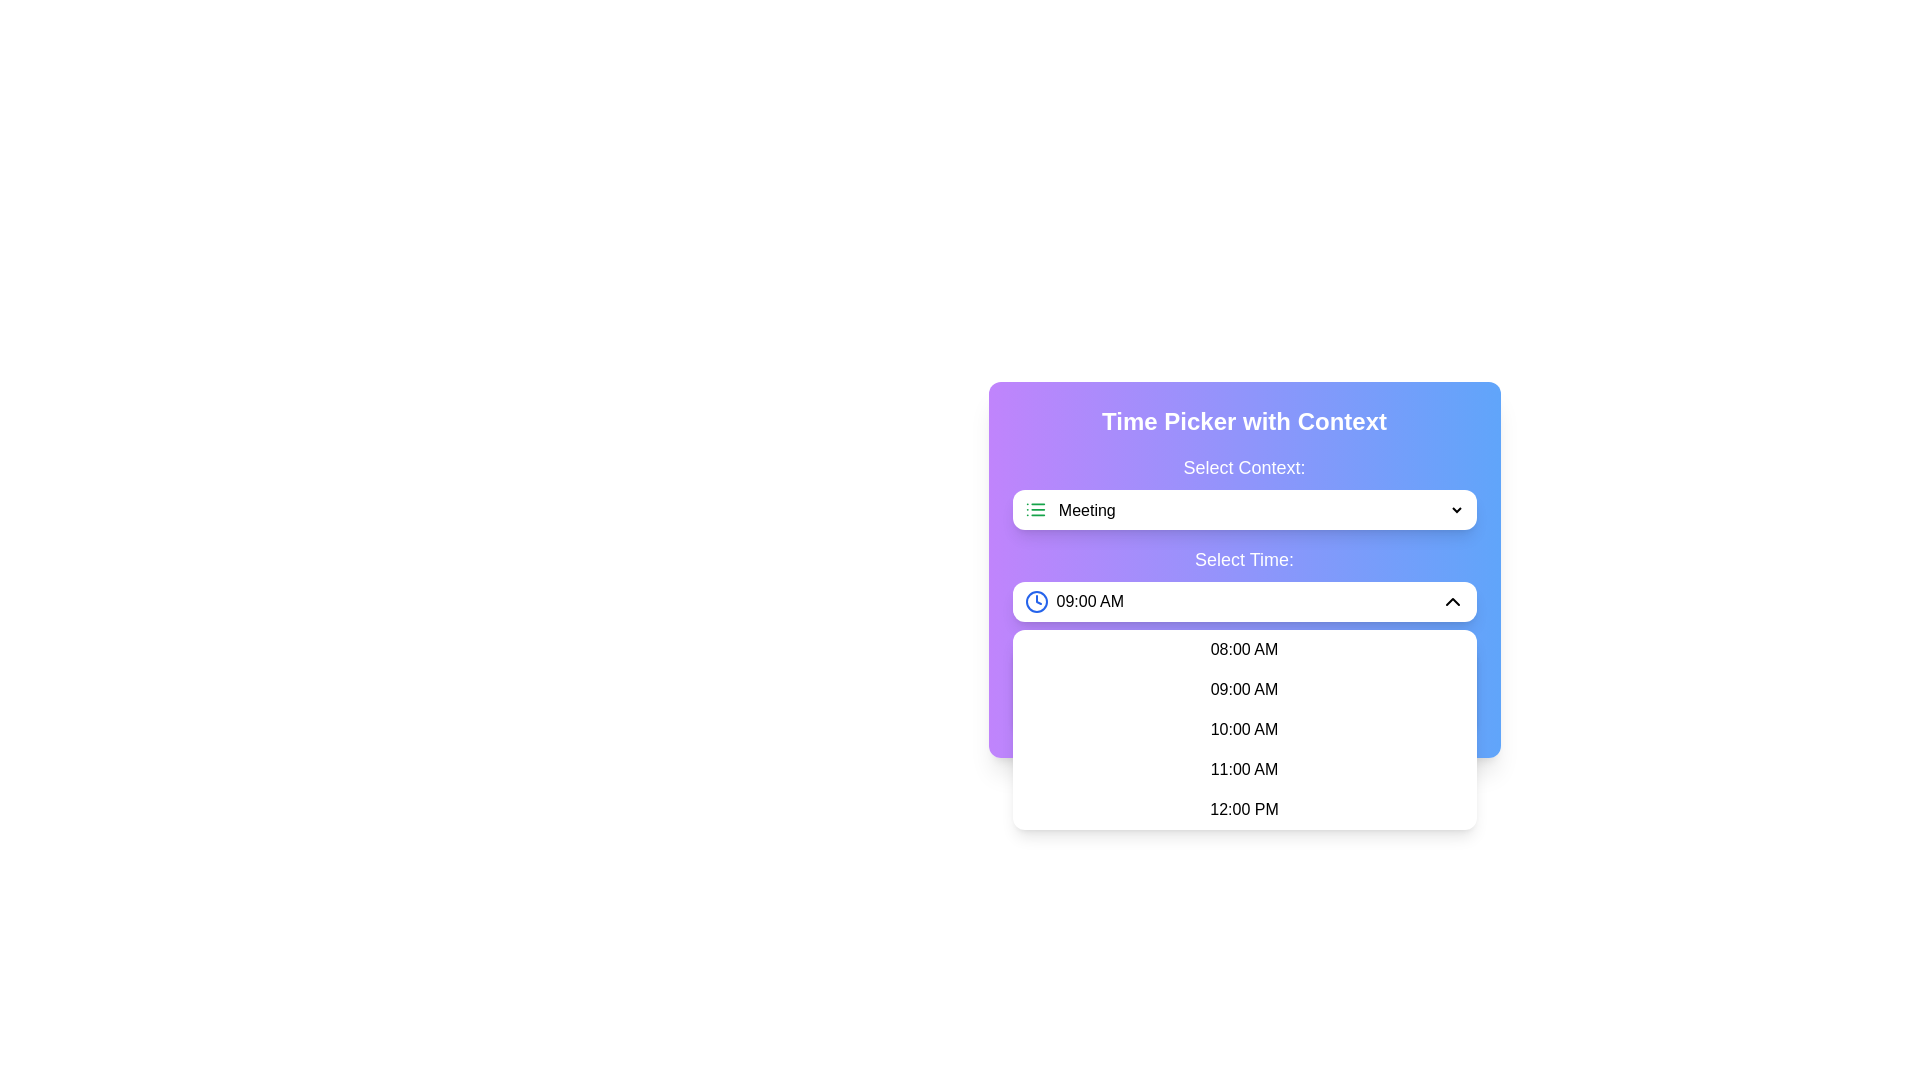 This screenshot has width=1920, height=1080. Describe the element at coordinates (1243, 689) in the screenshot. I see `the text label displaying '09:00 AM' in the dropdown-style menu for time selection` at that location.